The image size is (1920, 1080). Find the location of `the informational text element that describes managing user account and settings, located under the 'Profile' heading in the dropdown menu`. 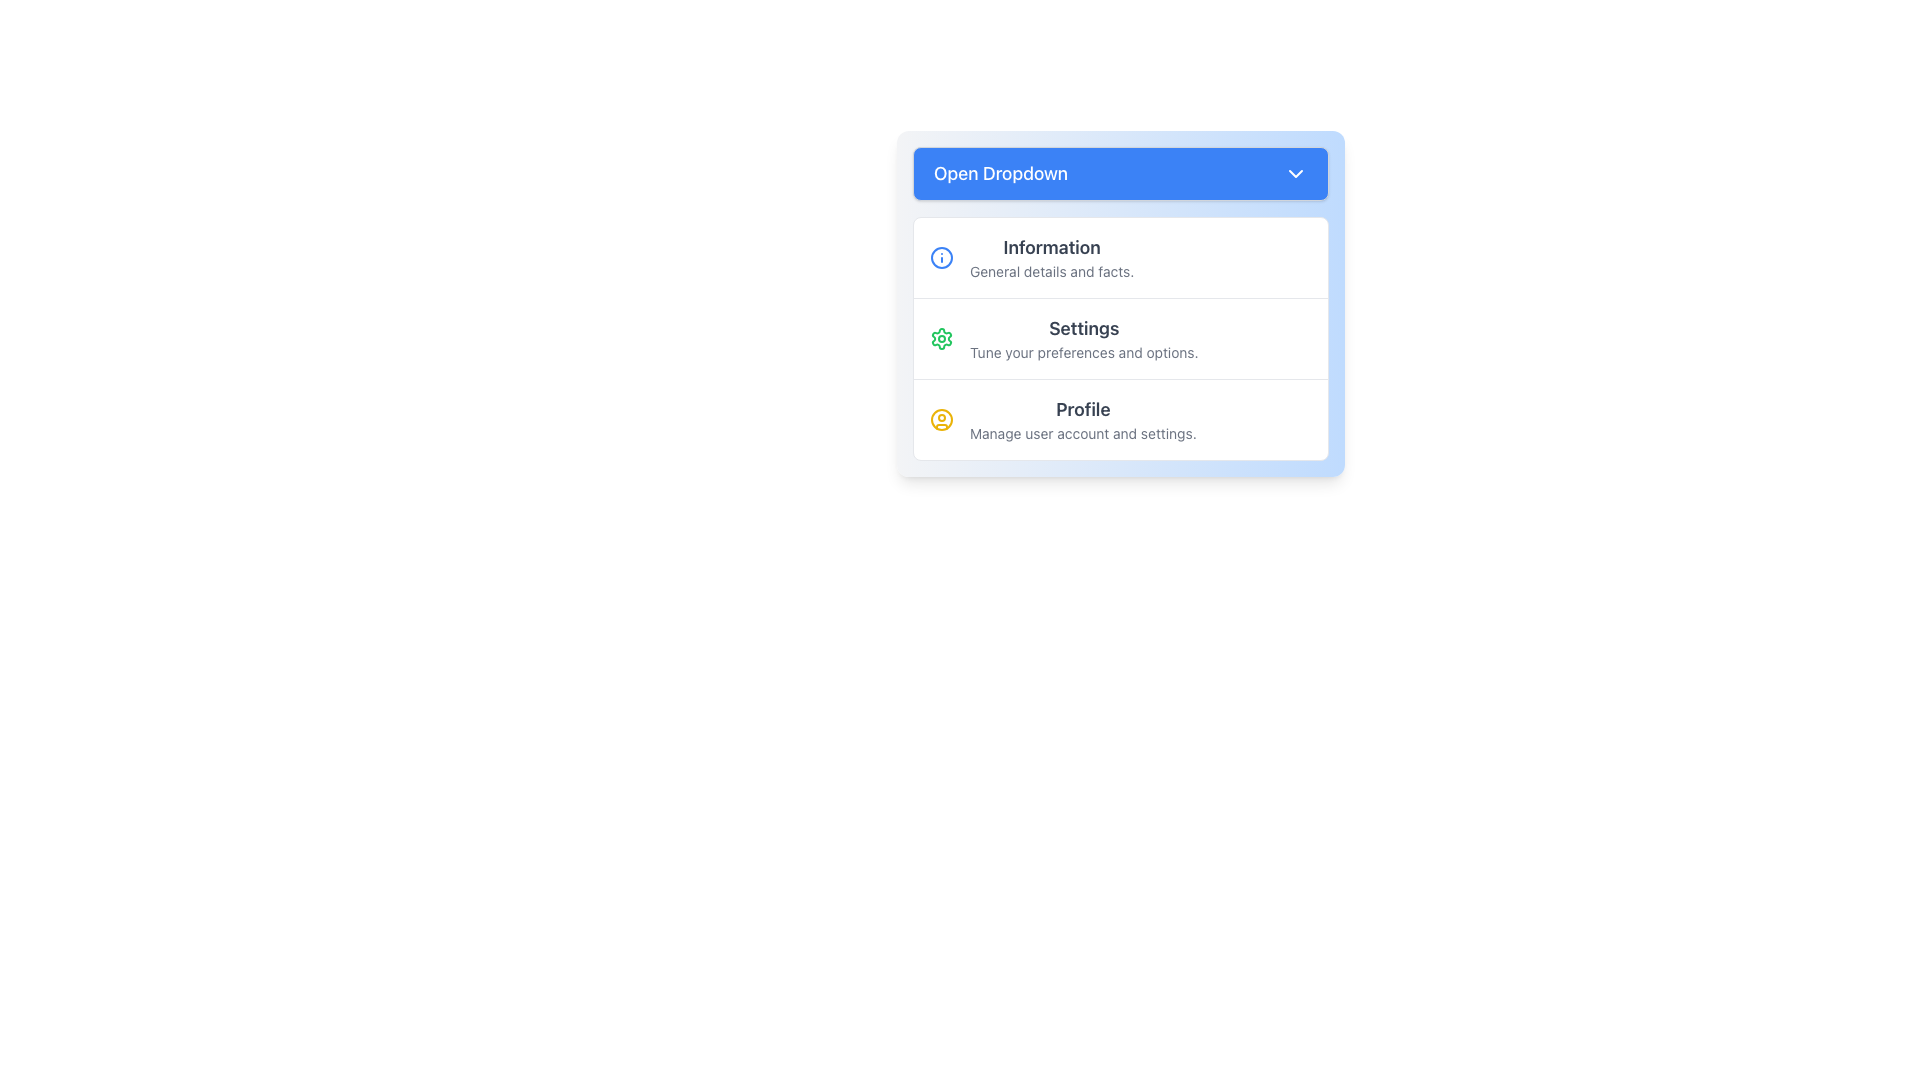

the informational text element that describes managing user account and settings, located under the 'Profile' heading in the dropdown menu is located at coordinates (1082, 433).